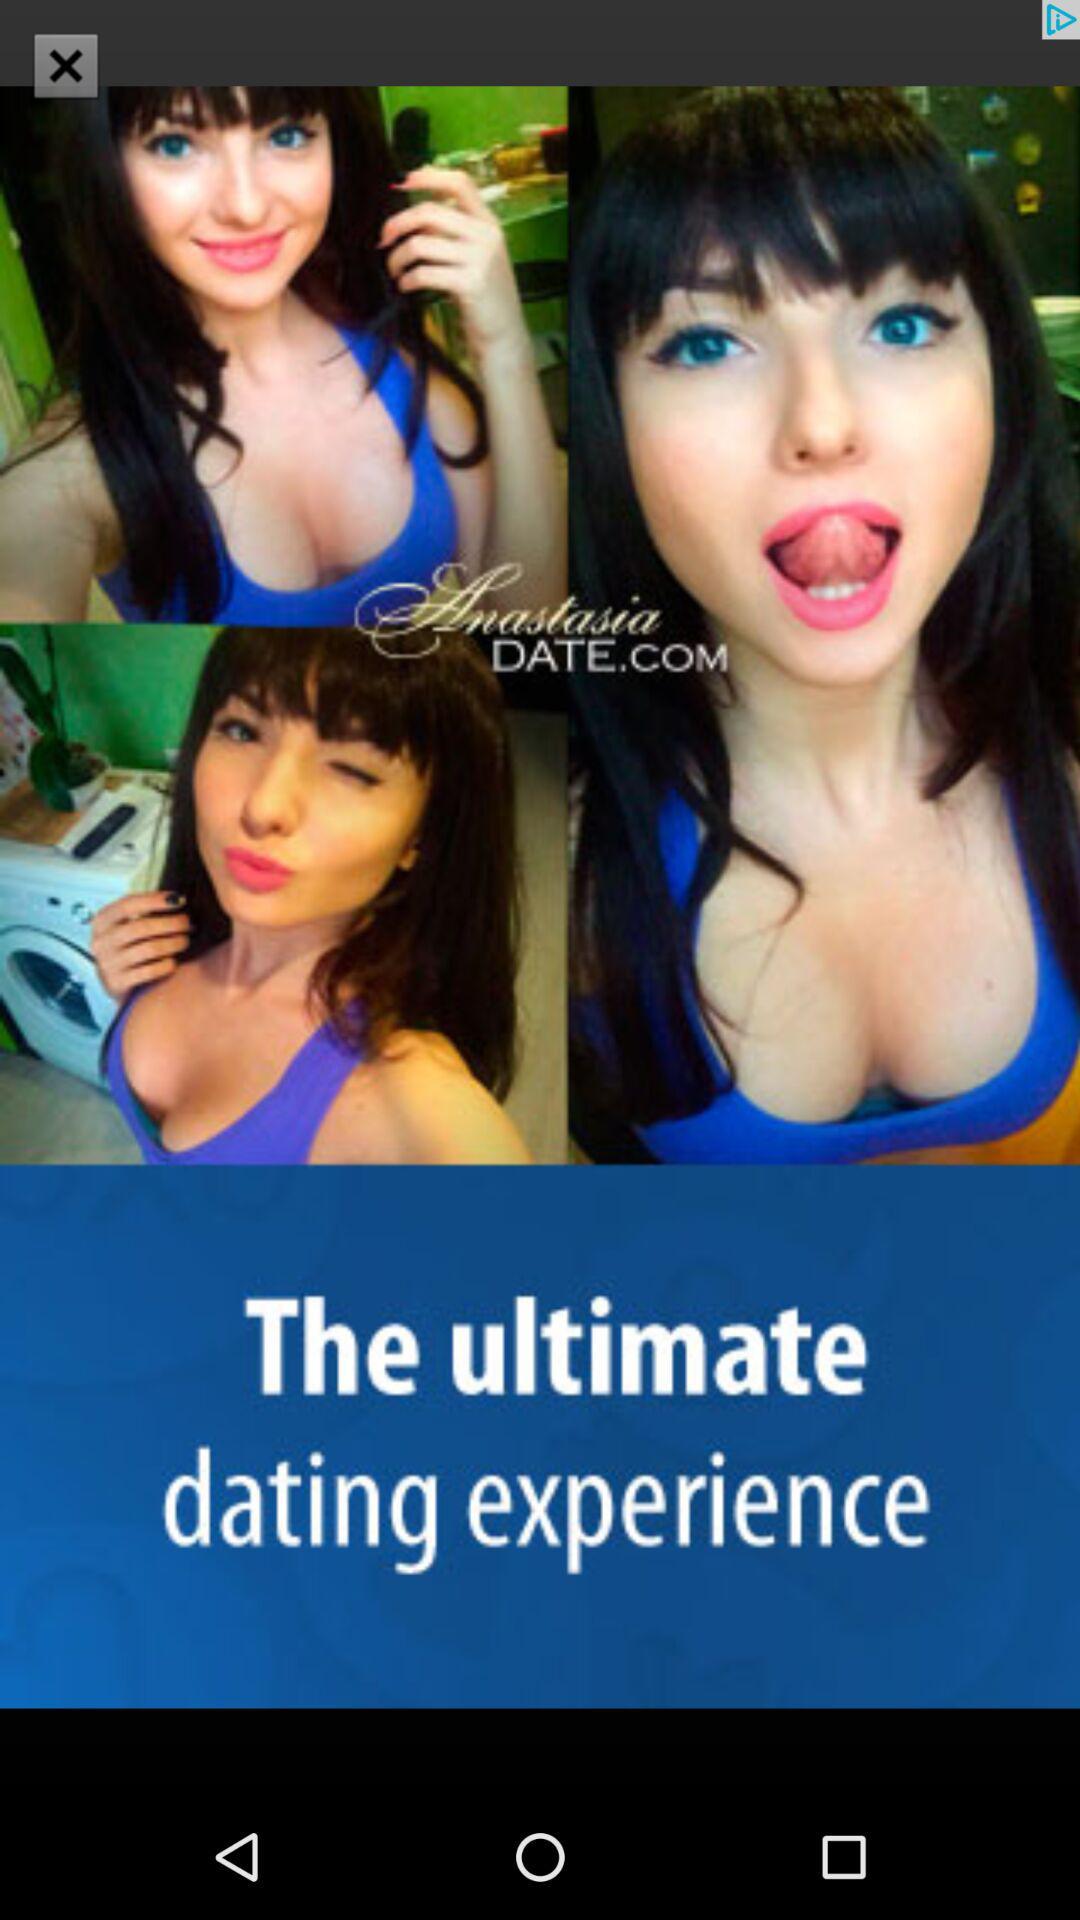 The image size is (1080, 1920). I want to click on the close icon, so click(64, 70).